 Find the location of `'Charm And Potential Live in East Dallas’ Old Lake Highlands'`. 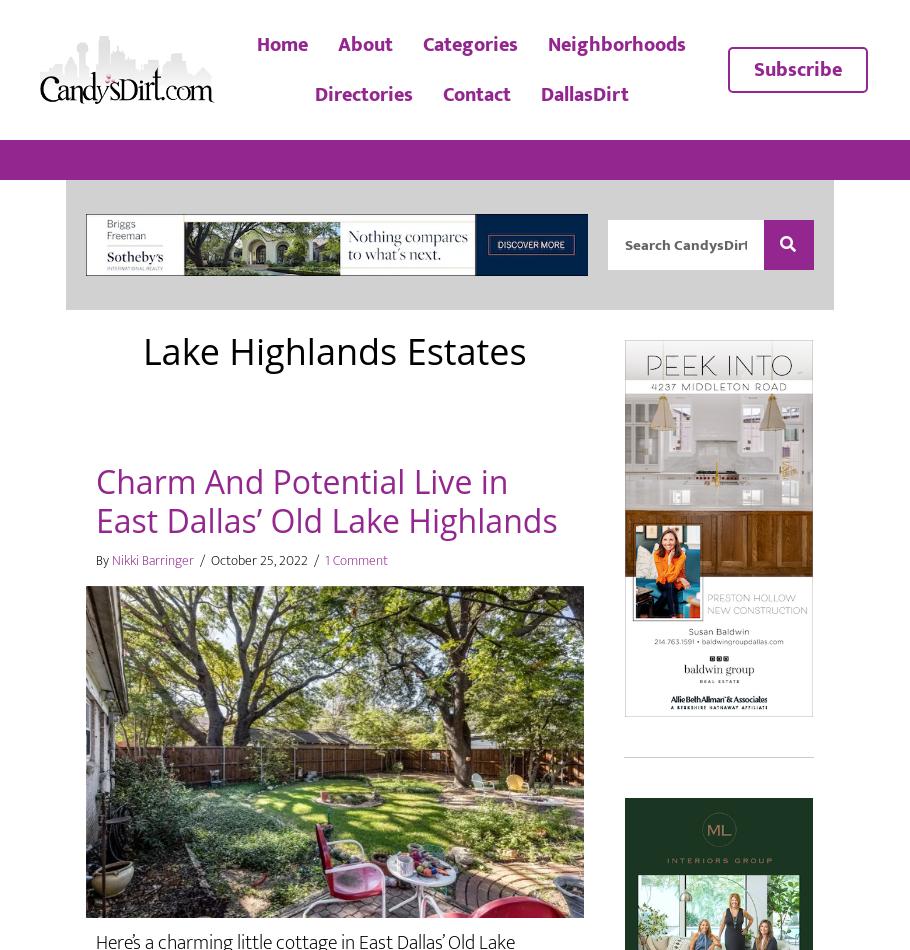

'Charm And Potential Live in East Dallas’ Old Lake Highlands' is located at coordinates (325, 500).